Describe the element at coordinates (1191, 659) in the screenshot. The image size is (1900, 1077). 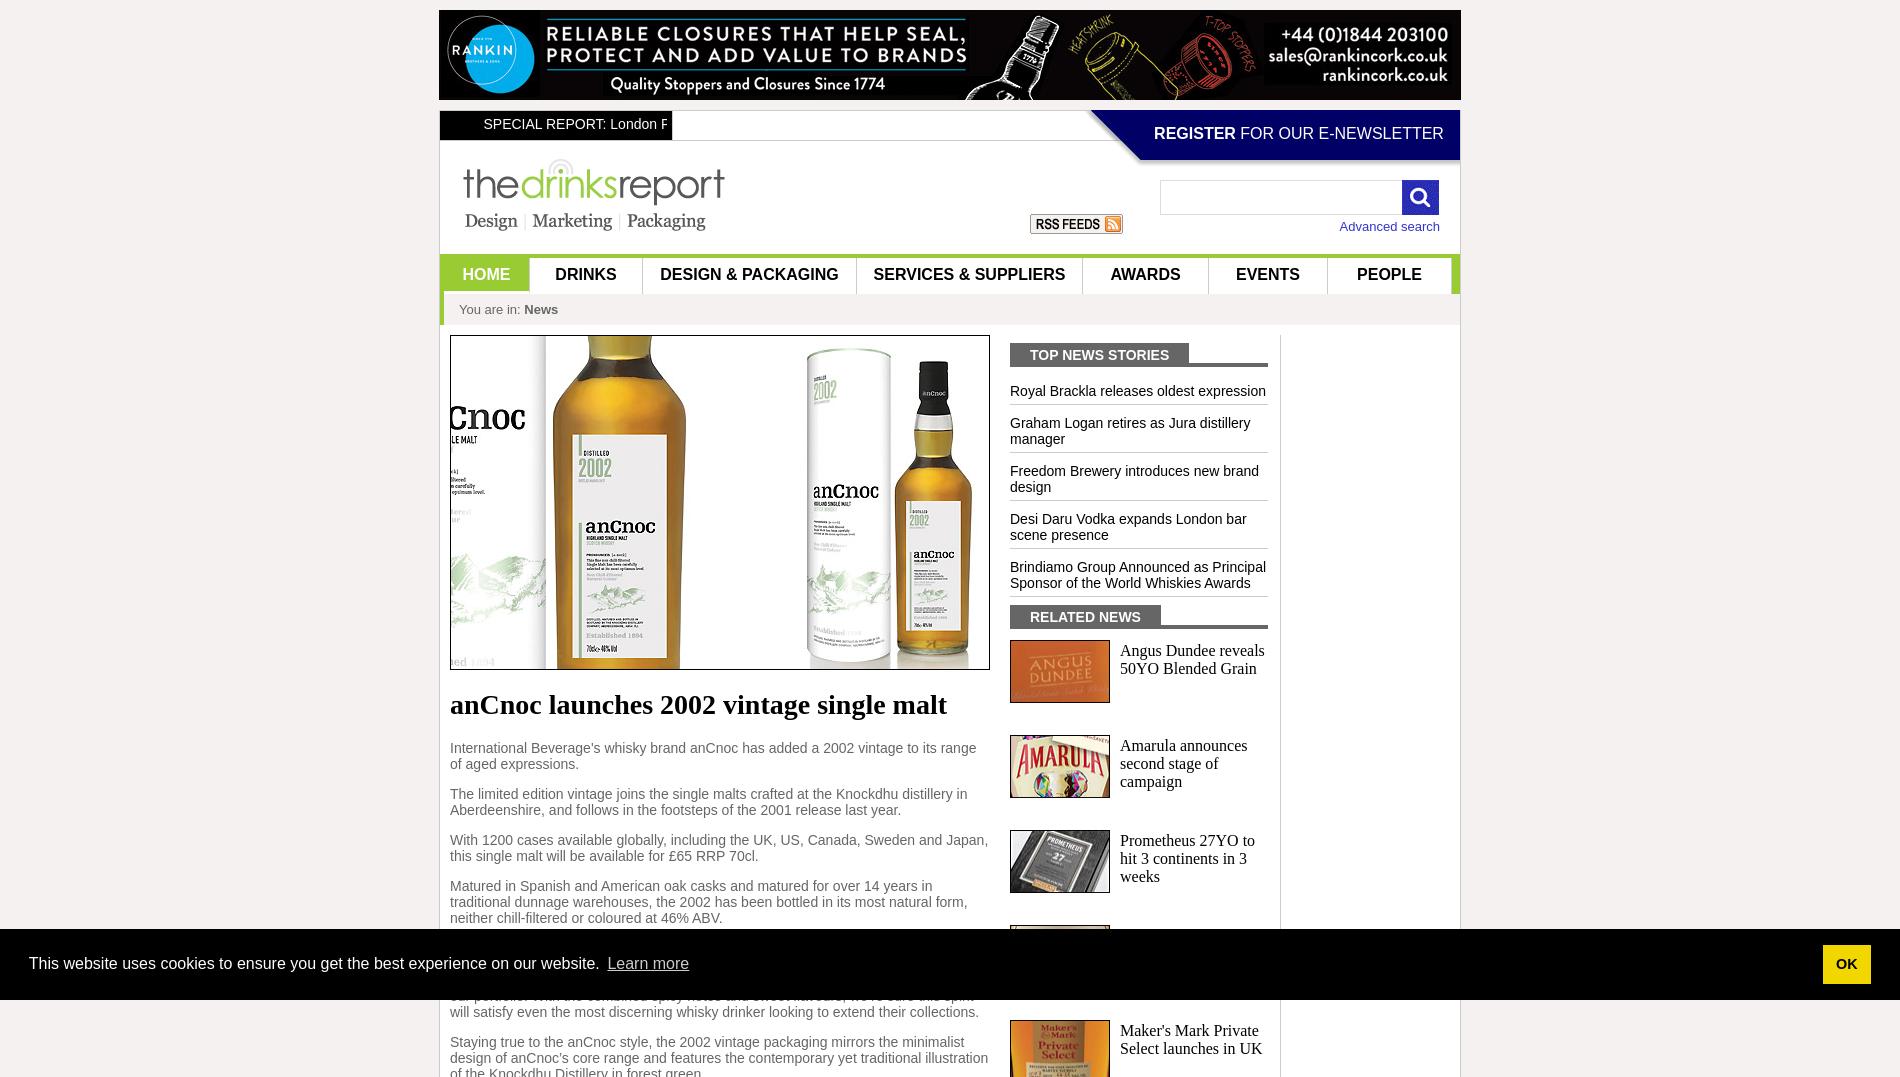
I see `'Angus Dundee reveals 50YO Blended Grain'` at that location.